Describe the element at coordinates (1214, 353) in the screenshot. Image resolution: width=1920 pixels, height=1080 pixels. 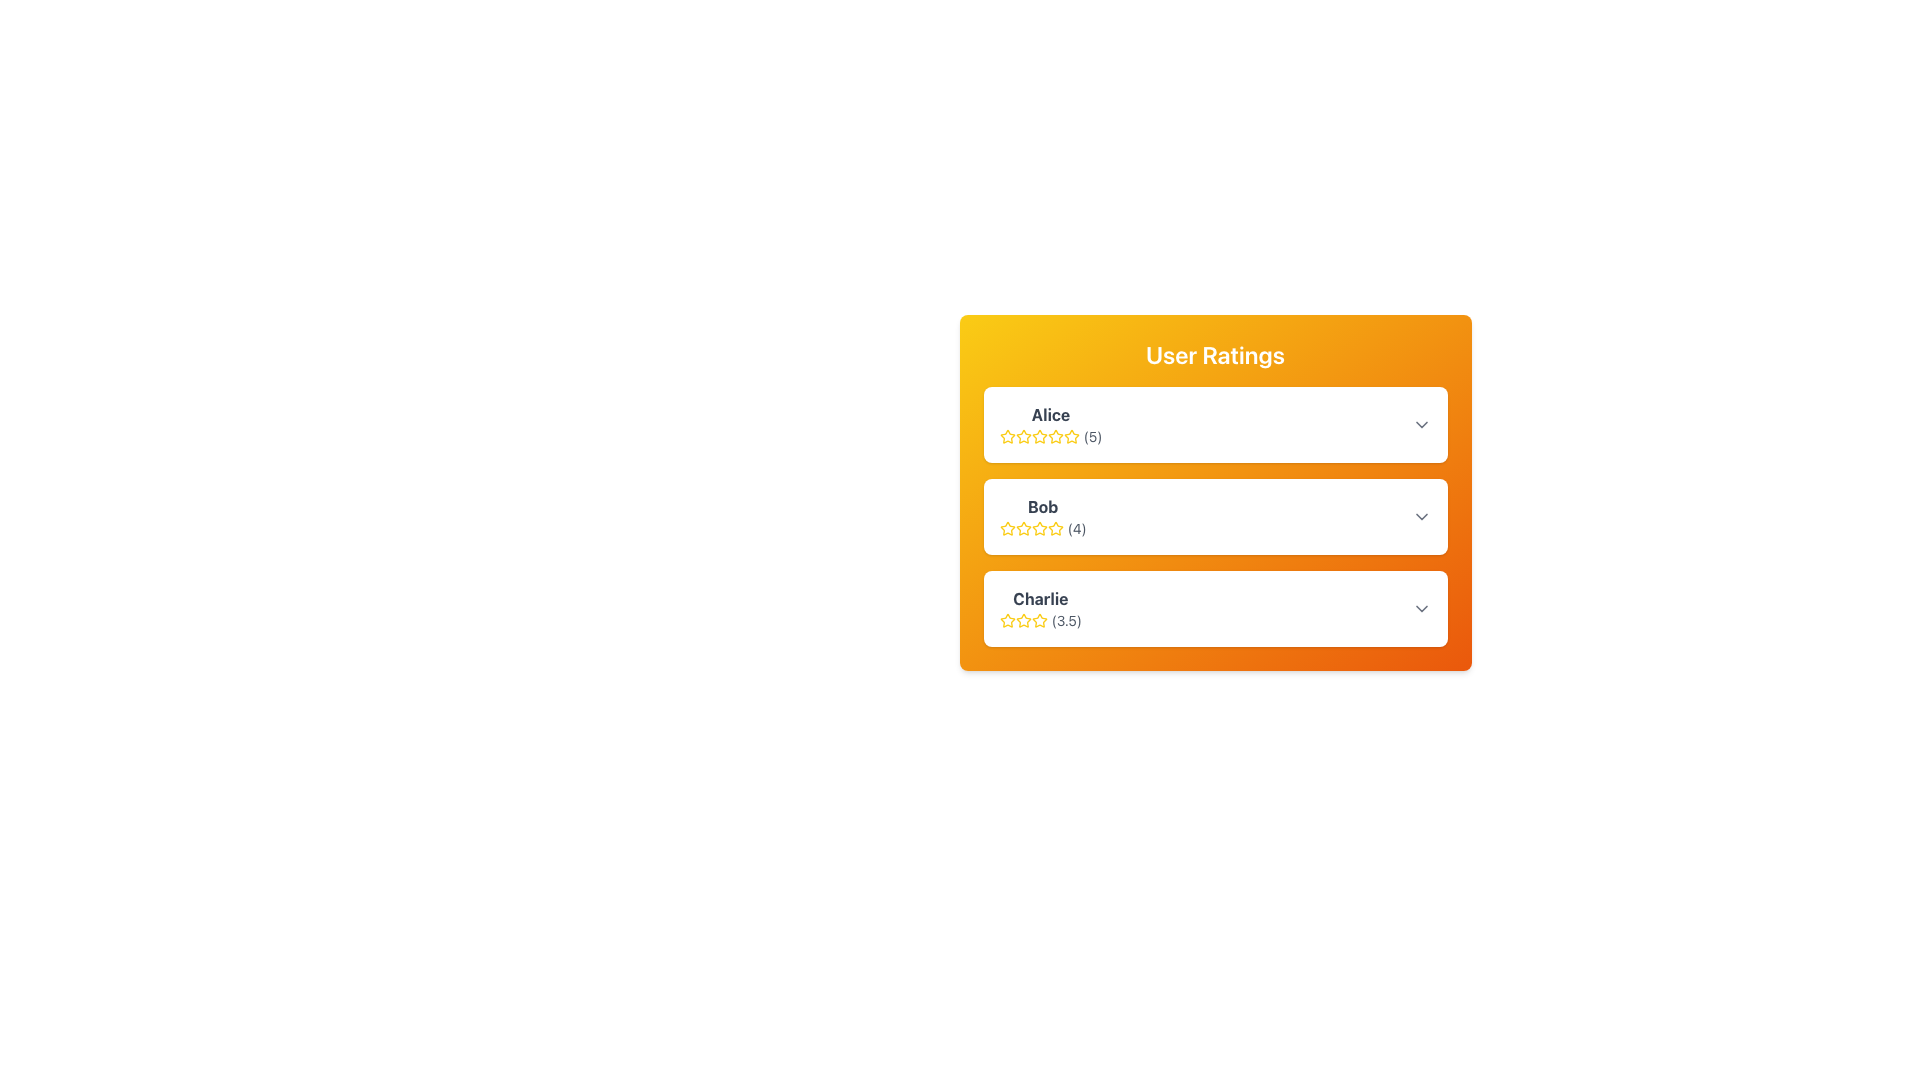
I see `the Text label that serves as a title for the ratings section, located at the top center of the orange gradient card` at that location.